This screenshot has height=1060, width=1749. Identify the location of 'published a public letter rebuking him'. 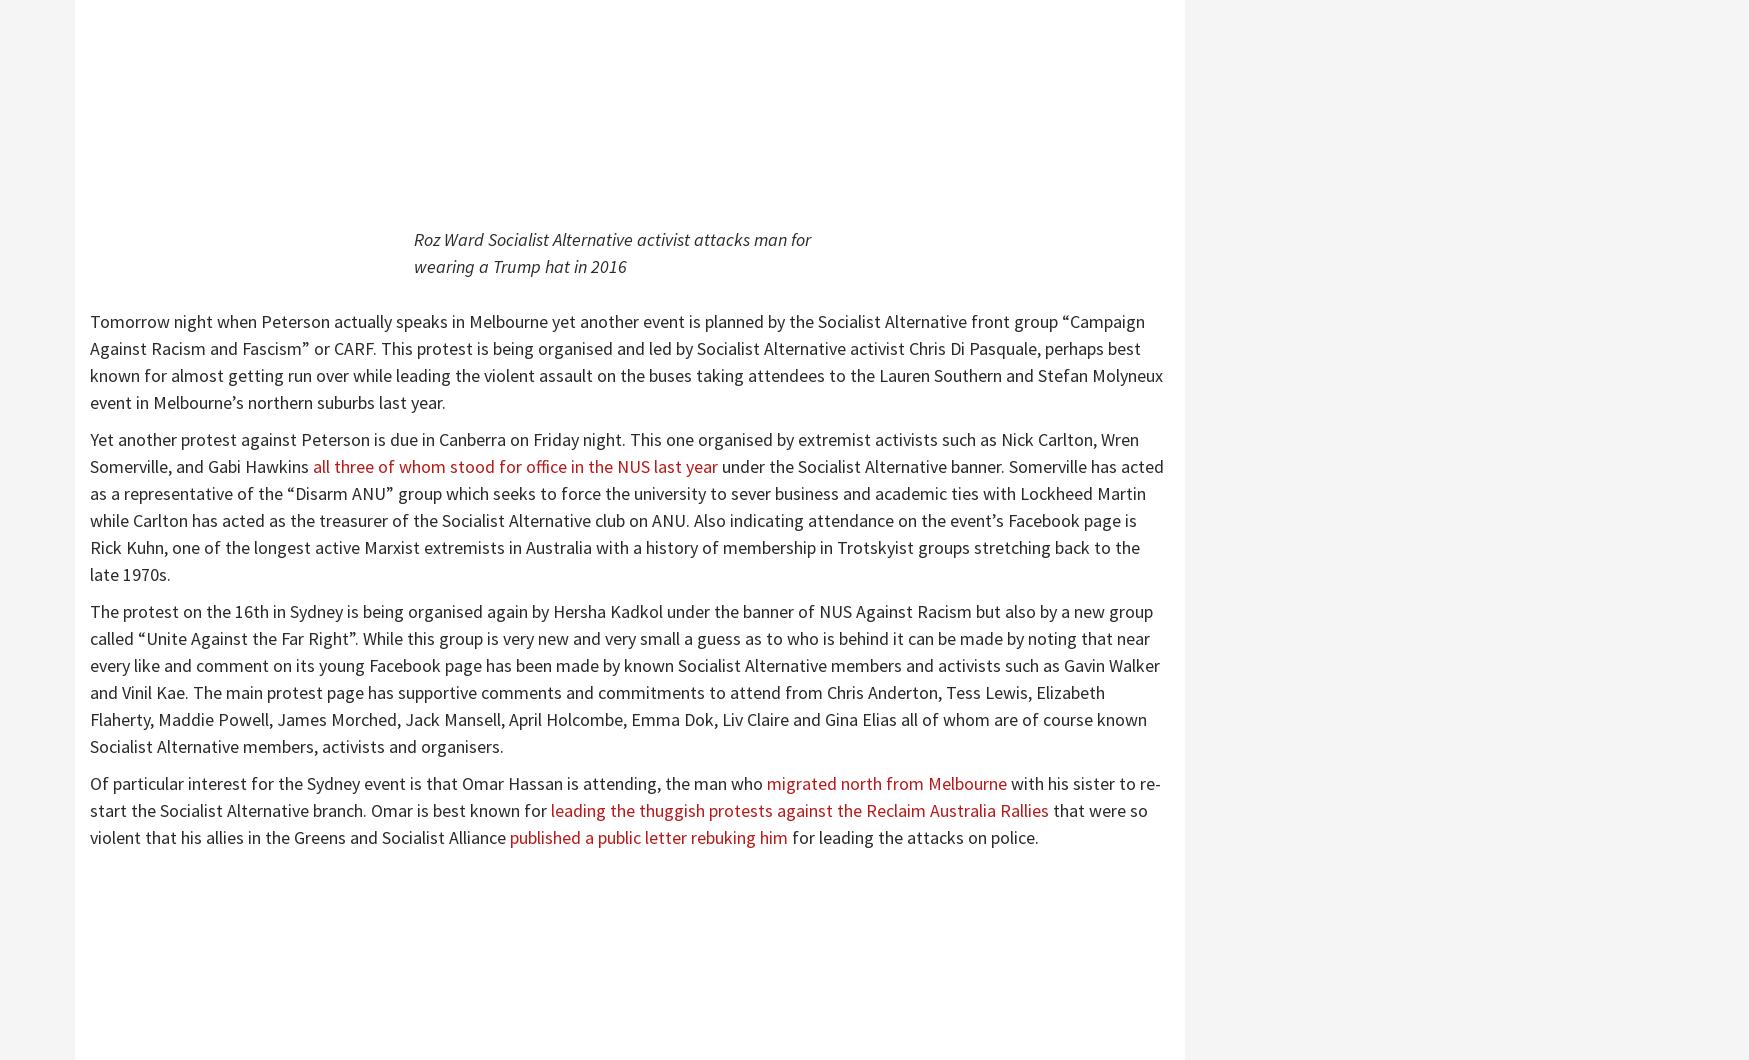
(508, 837).